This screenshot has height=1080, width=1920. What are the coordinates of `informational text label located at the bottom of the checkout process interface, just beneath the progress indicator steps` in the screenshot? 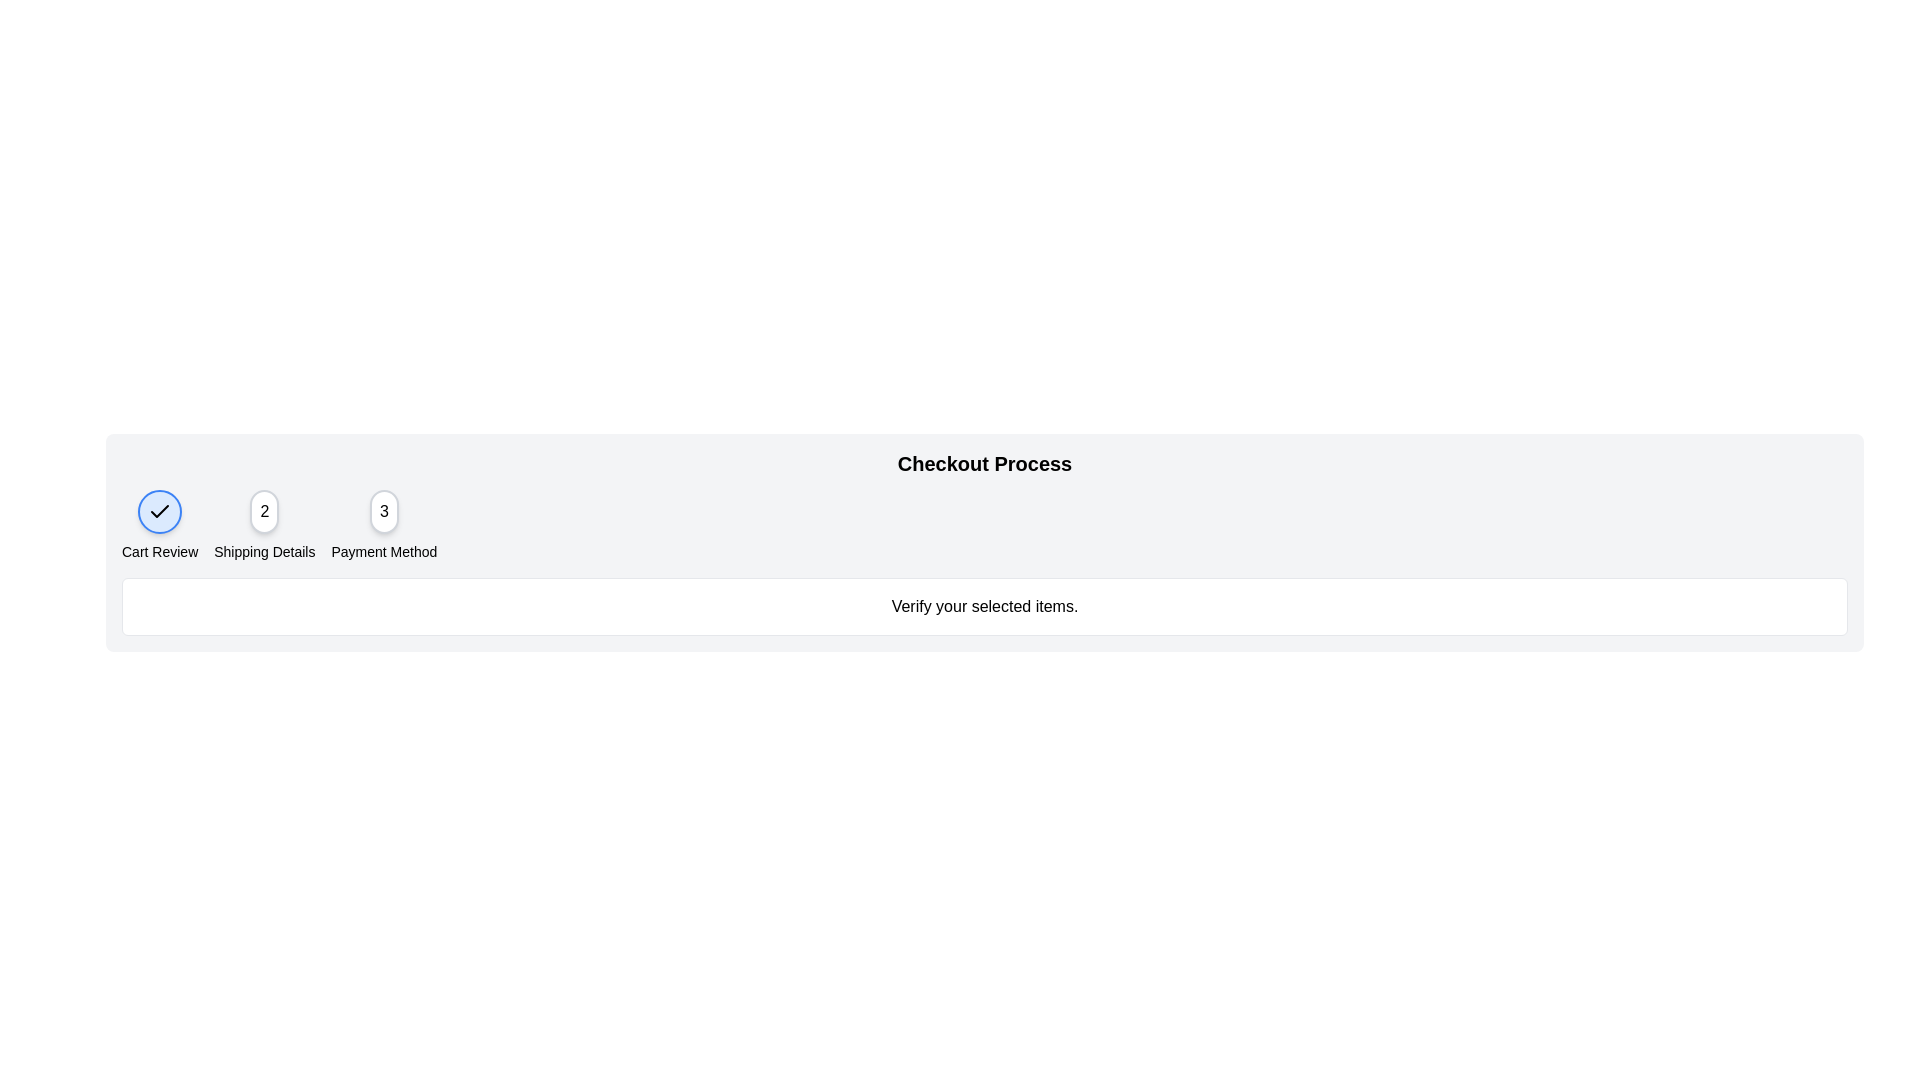 It's located at (984, 605).